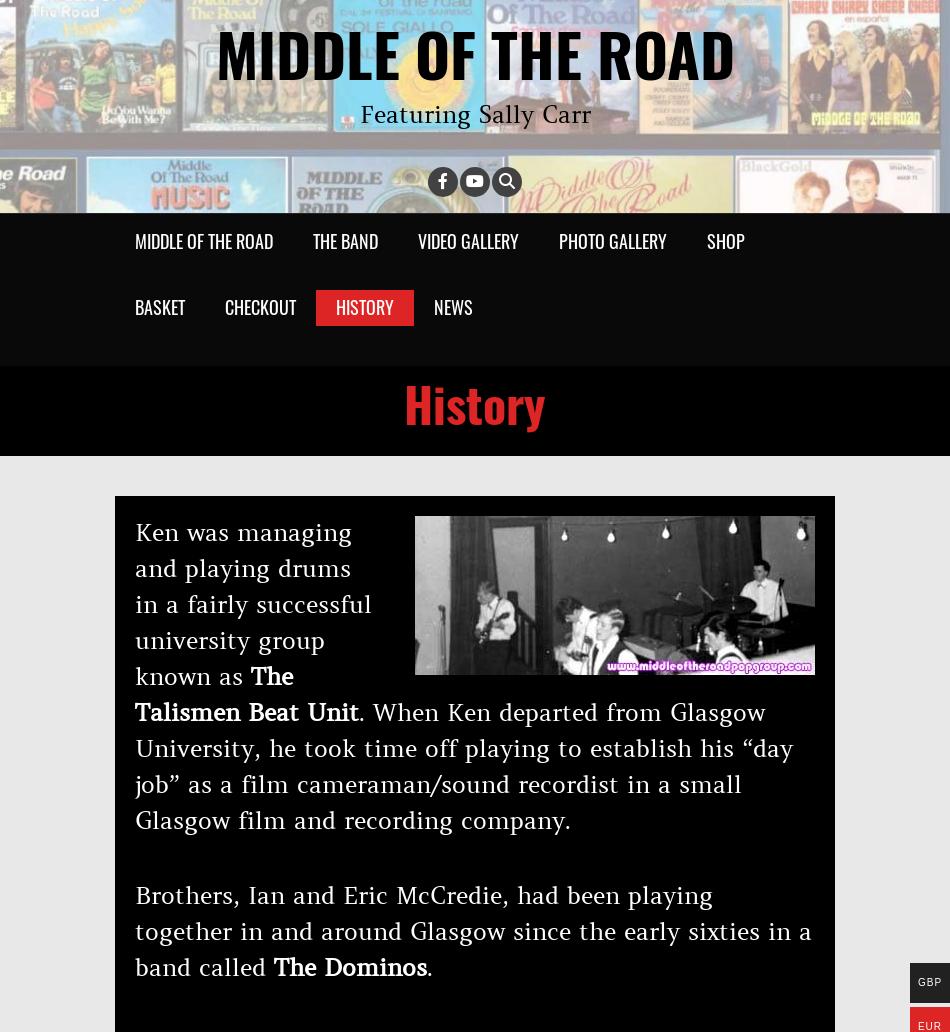  I want to click on 'Featuring Sally Carr', so click(473, 115).